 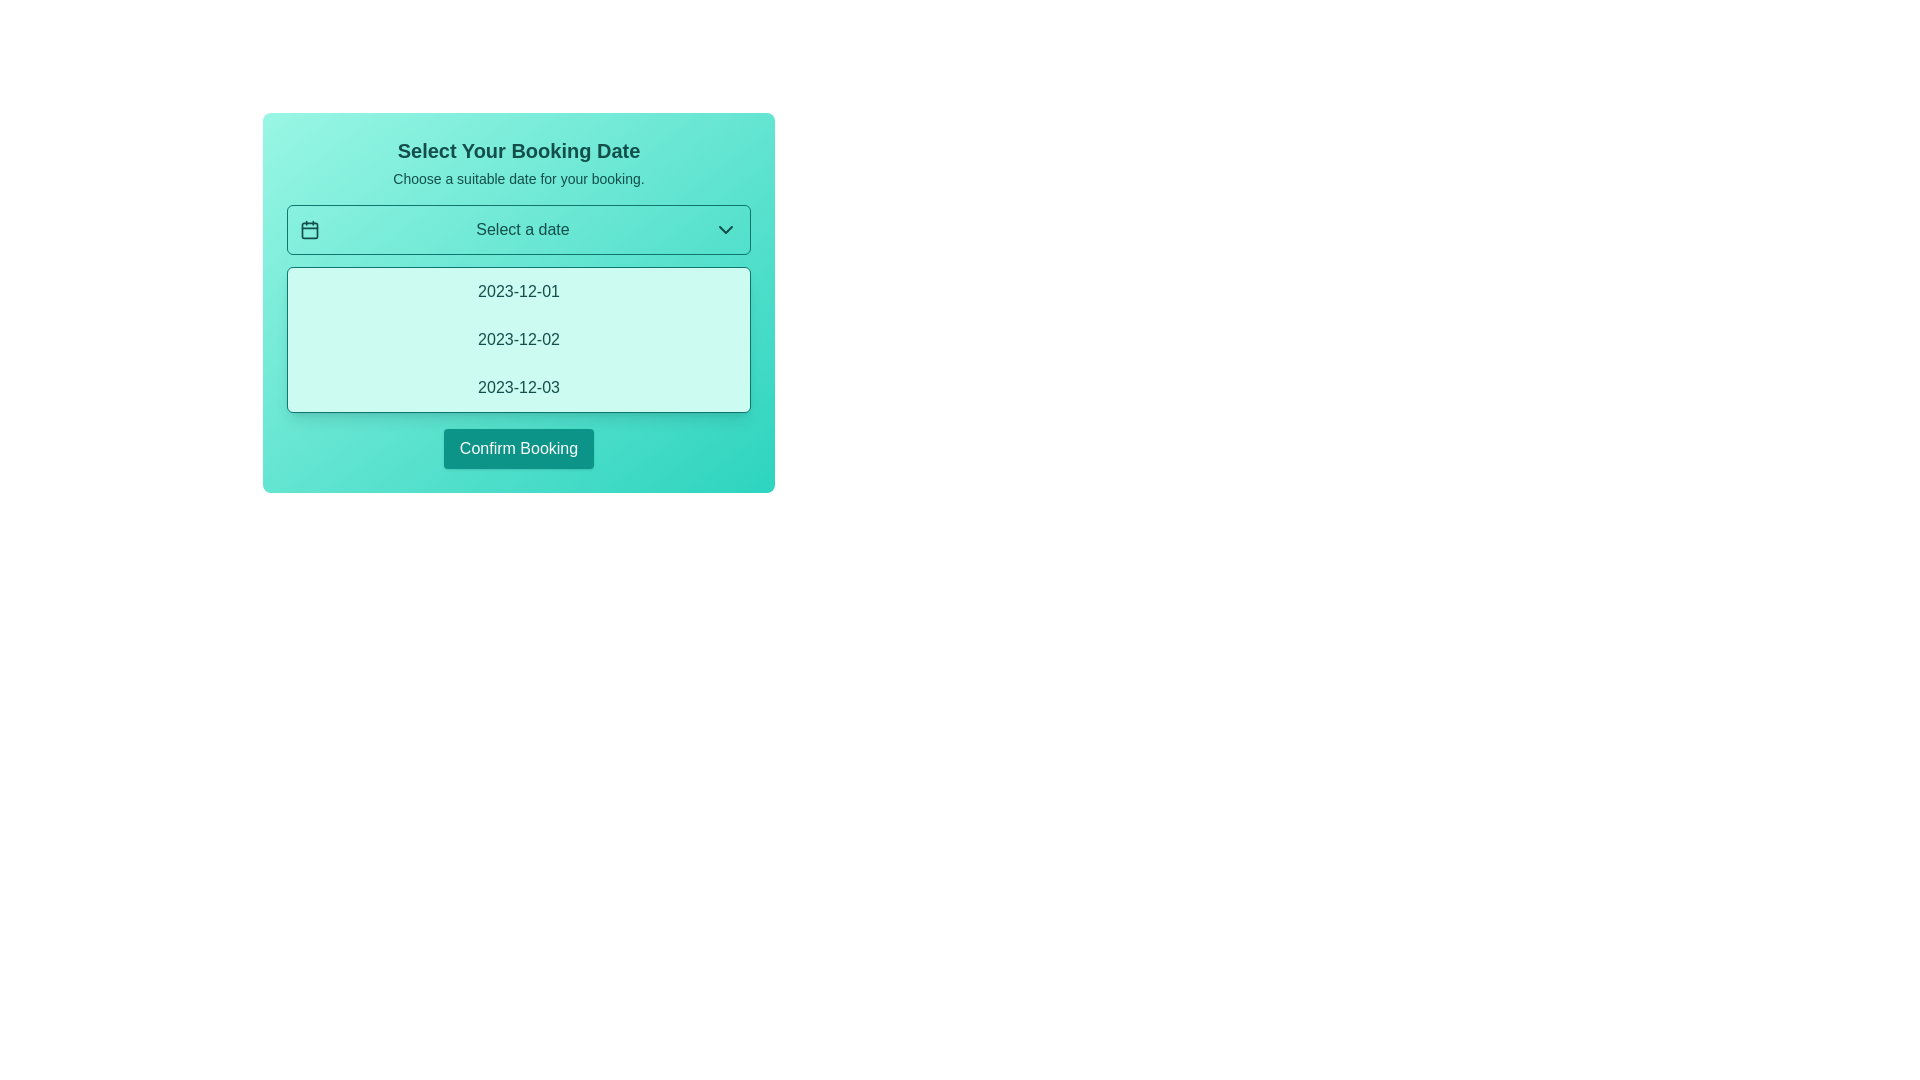 What do you see at coordinates (518, 388) in the screenshot?
I see `the text label displaying '2023-12-03' which is the third item in a list of date options in a dropdown under the header 'Select Your Booking Date'` at bounding box center [518, 388].